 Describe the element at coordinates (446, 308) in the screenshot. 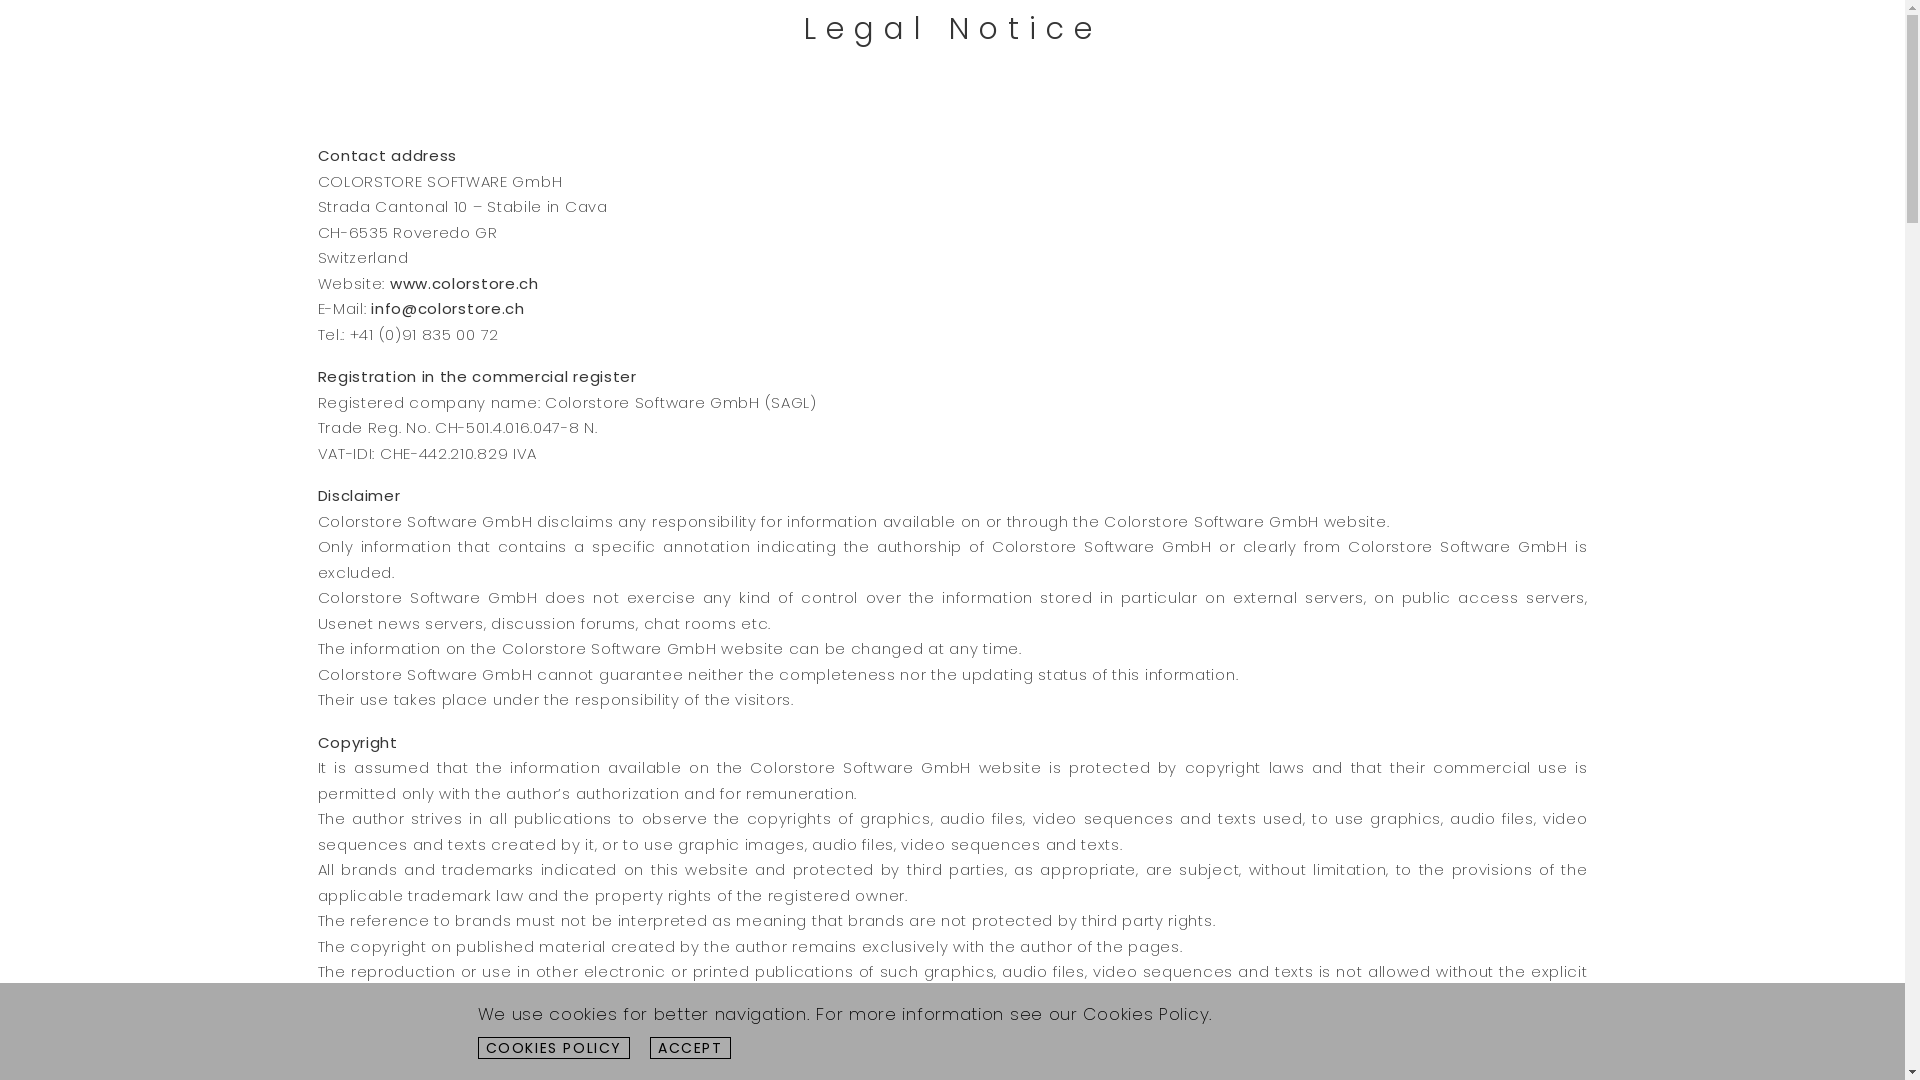

I see `'info@colorstore.ch'` at that location.